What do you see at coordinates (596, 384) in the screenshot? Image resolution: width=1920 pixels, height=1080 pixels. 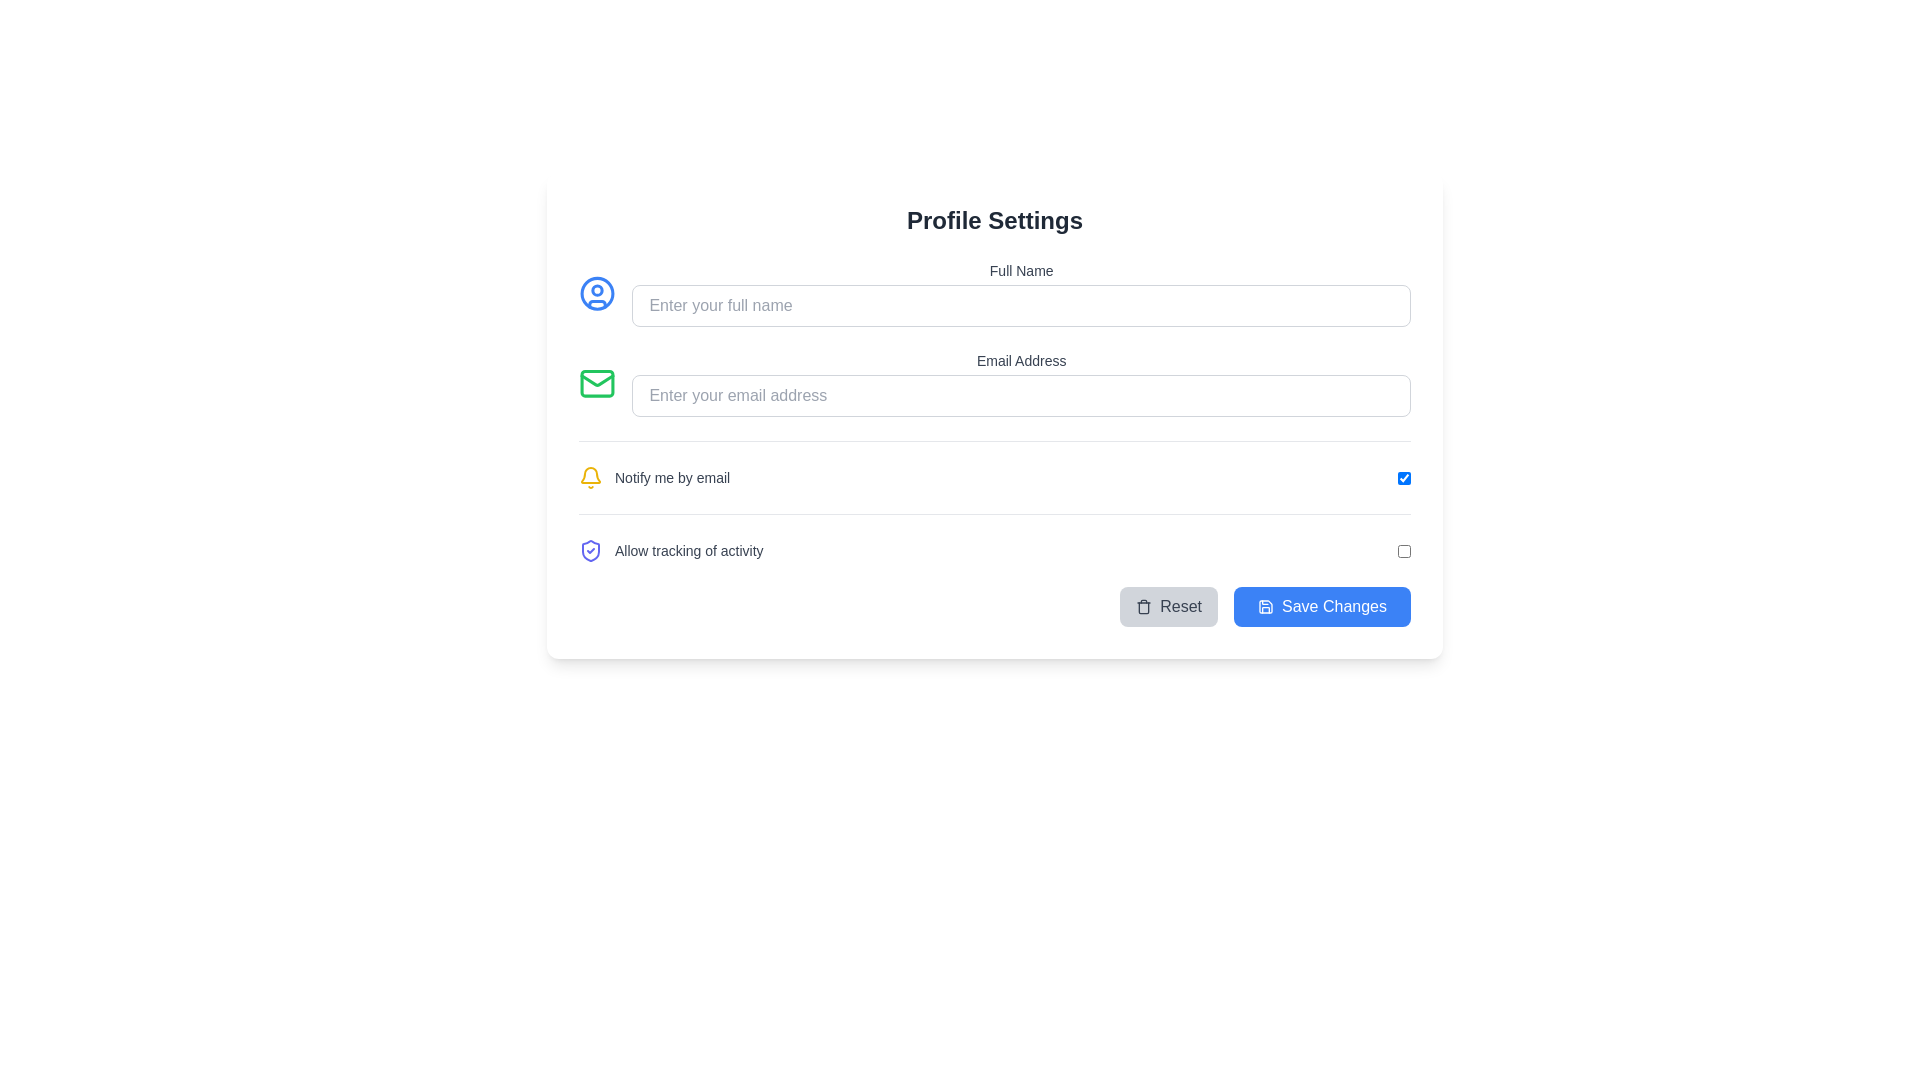 I see `the envelope icon representing 'Email Address' located to the left of the 'Enter your email address' text box in the 'Profile Settings' section` at bounding box center [596, 384].